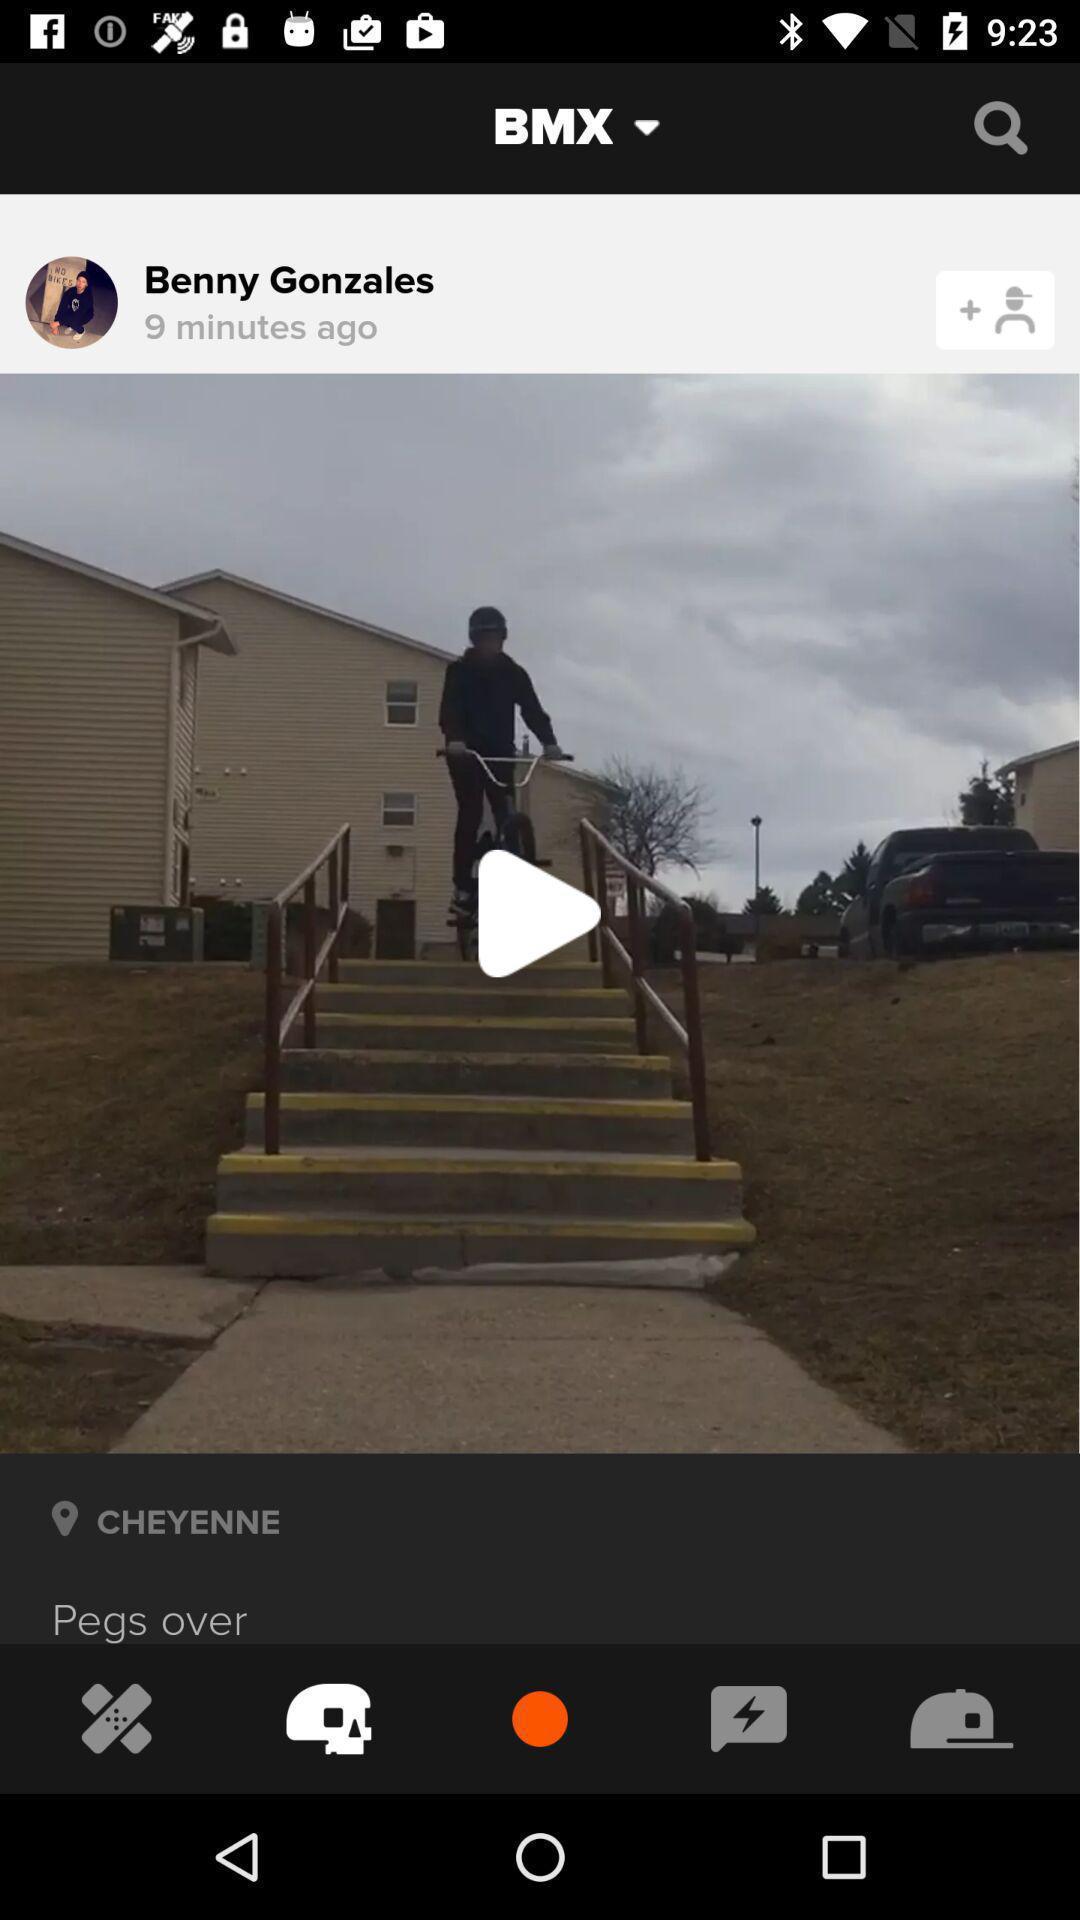 Image resolution: width=1080 pixels, height=1920 pixels. What do you see at coordinates (525, 127) in the screenshot?
I see `the text bmx` at bounding box center [525, 127].